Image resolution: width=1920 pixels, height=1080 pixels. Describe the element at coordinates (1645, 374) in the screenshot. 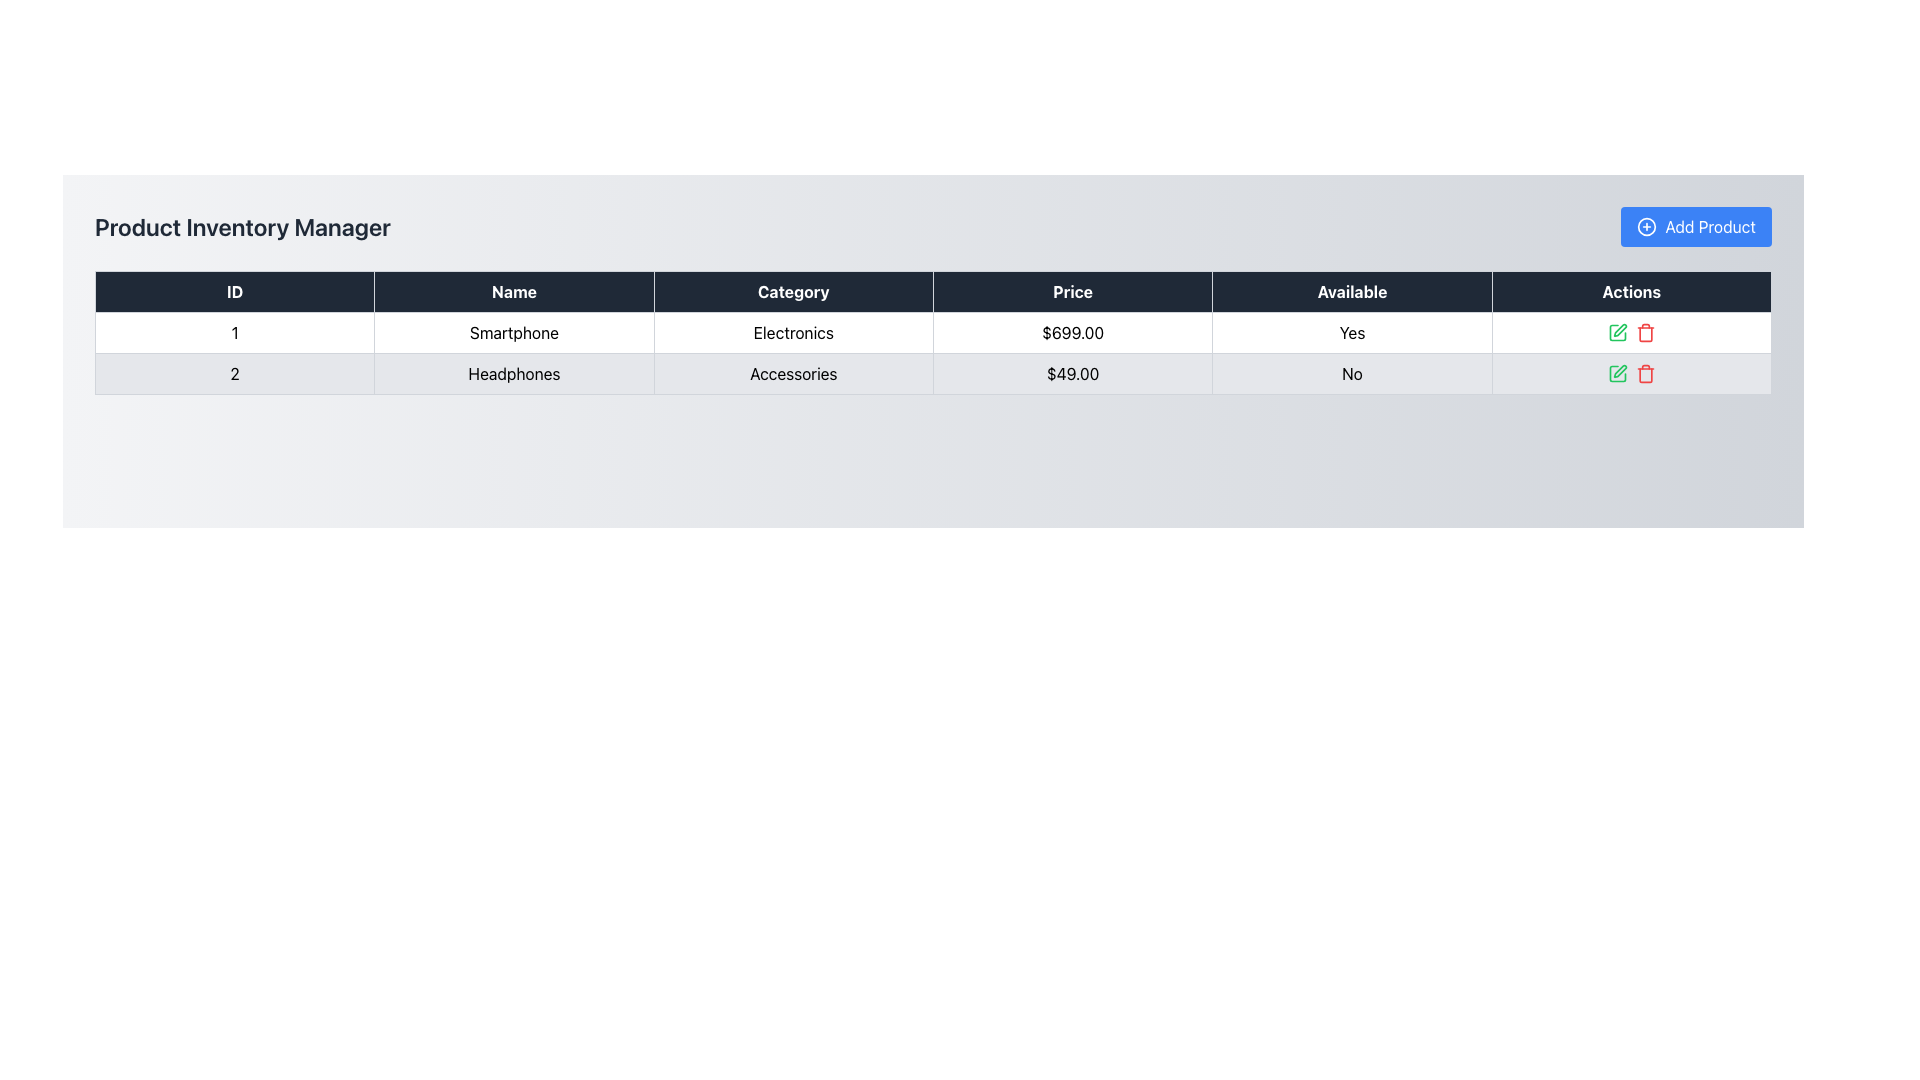

I see `the delete button in the 'Actions' column of the second row in the data table to initiate a deletion action` at that location.